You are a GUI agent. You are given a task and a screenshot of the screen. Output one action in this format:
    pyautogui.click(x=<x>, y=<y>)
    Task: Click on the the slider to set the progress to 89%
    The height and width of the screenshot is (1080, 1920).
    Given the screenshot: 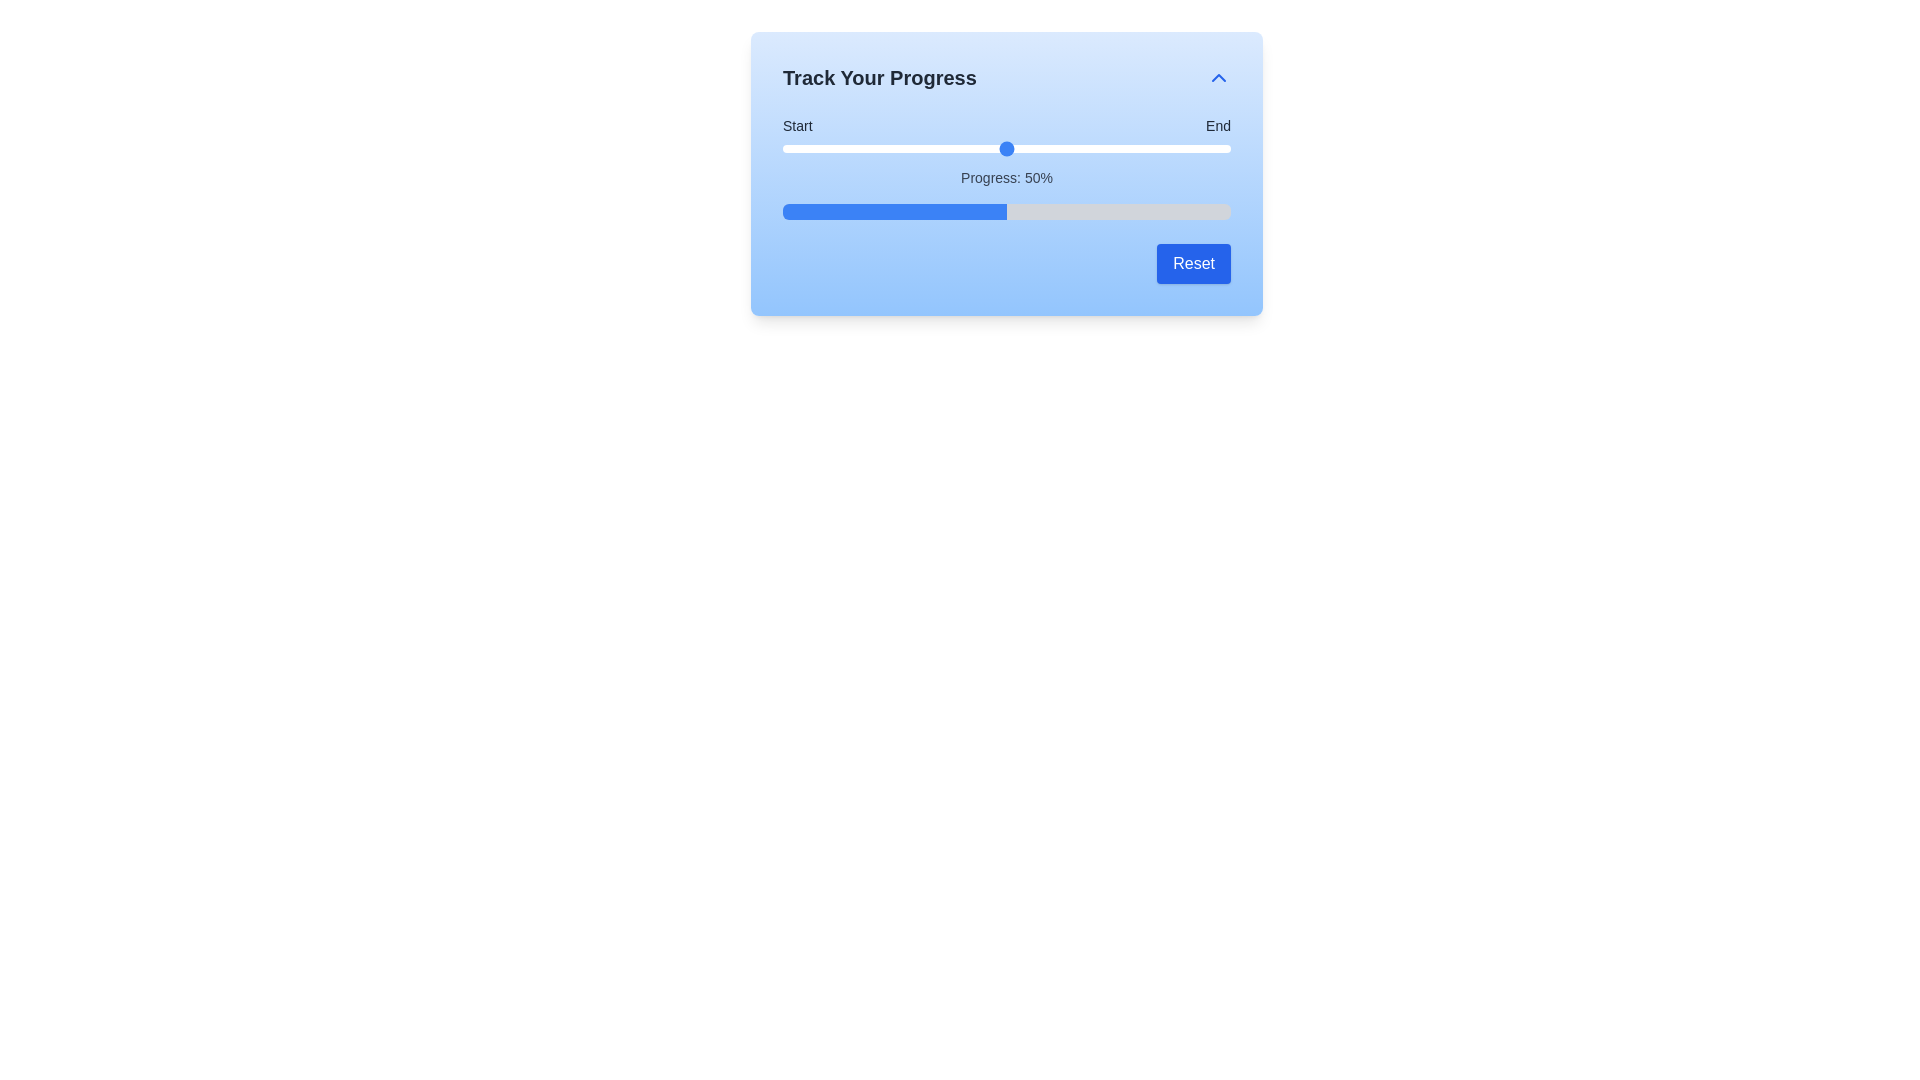 What is the action you would take?
    pyautogui.click(x=1181, y=148)
    